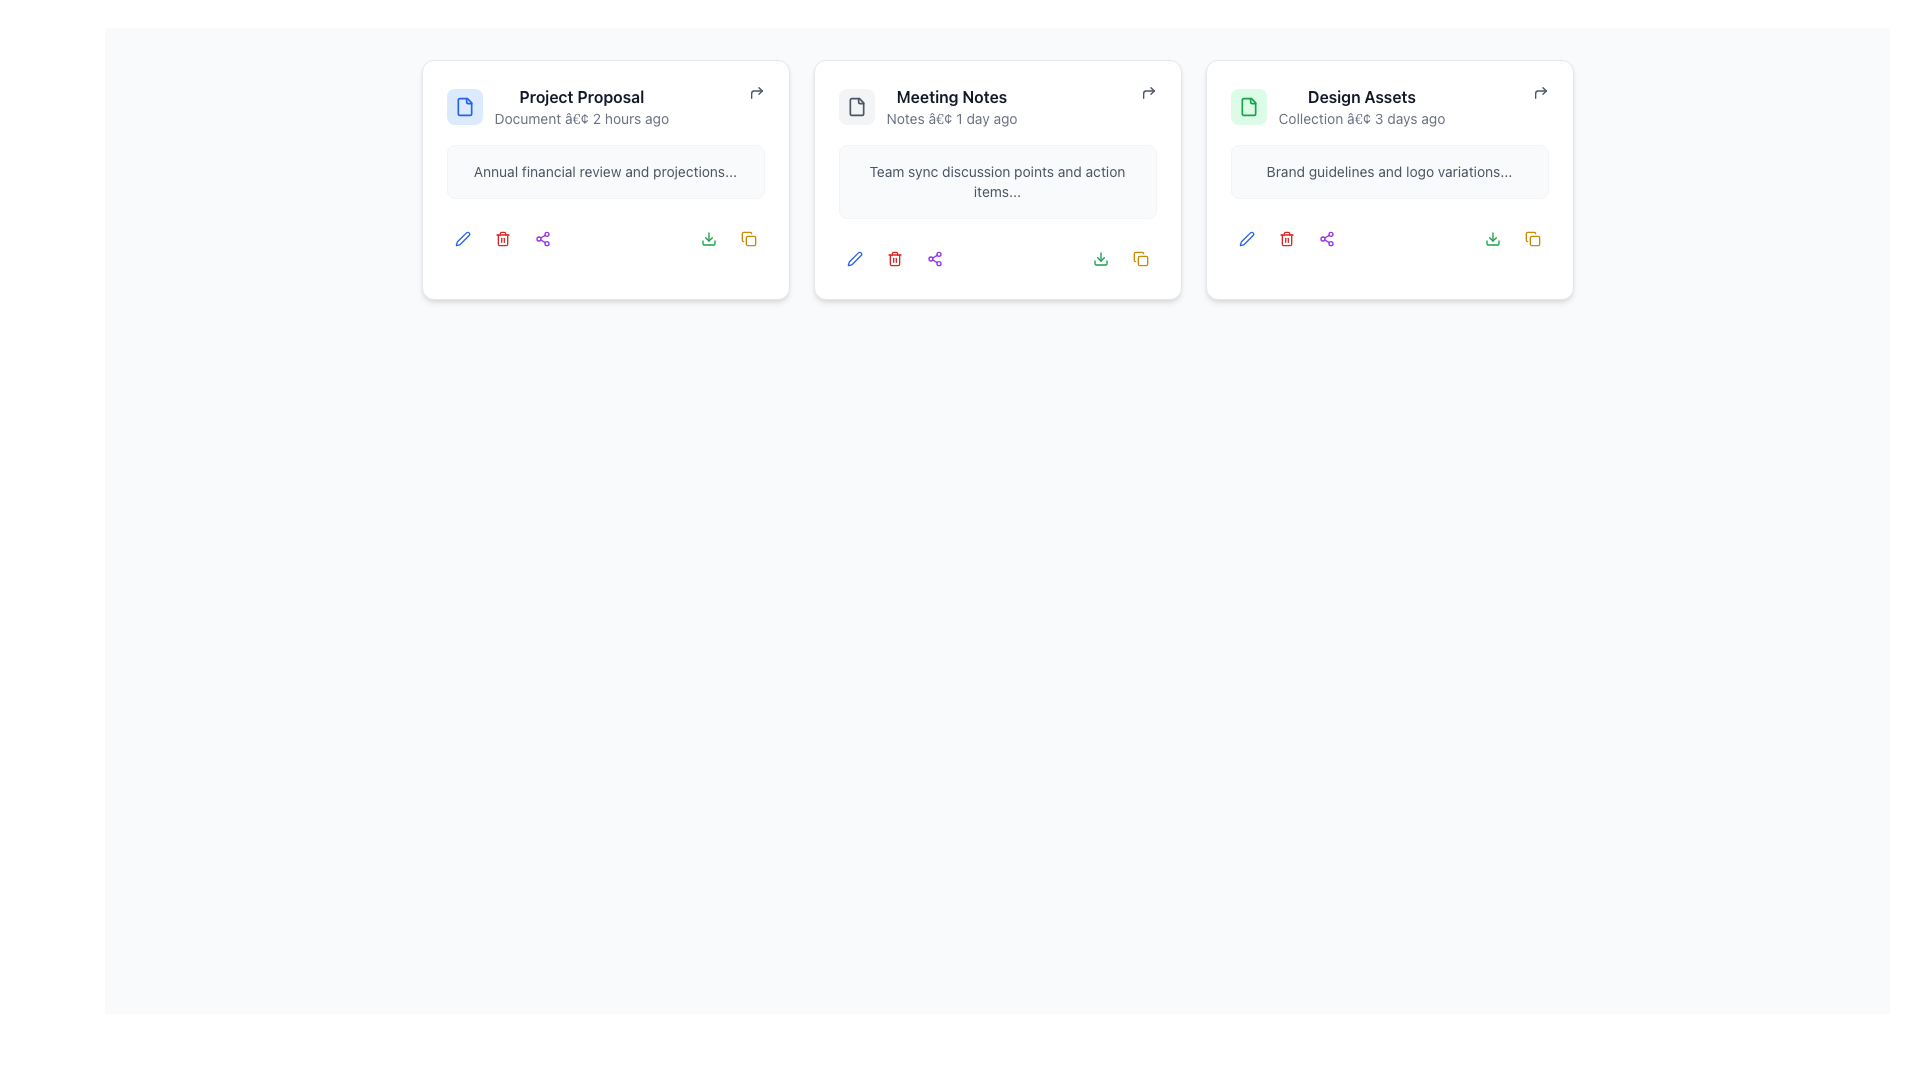 The image size is (1920, 1080). I want to click on the Interactive Icon Button located in the top-right corner of the 'Project Proposal' card, so click(755, 92).